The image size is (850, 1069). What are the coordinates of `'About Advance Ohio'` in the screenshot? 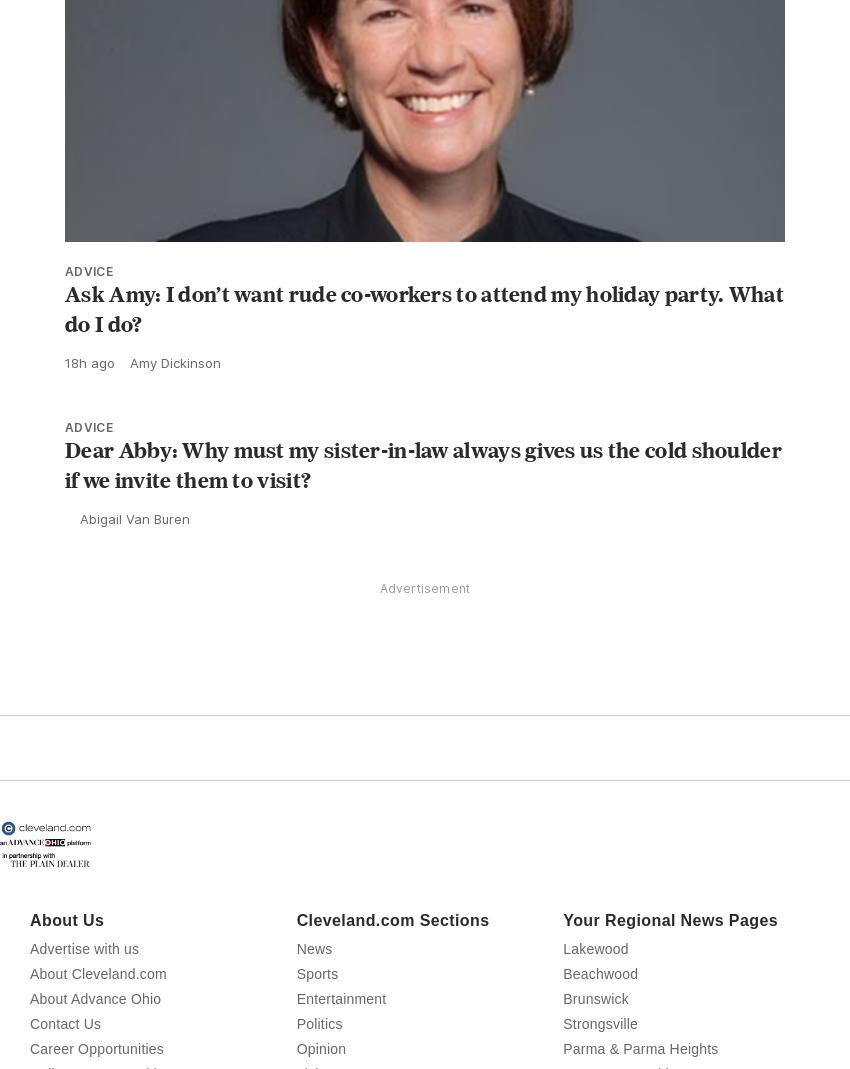 It's located at (94, 1043).